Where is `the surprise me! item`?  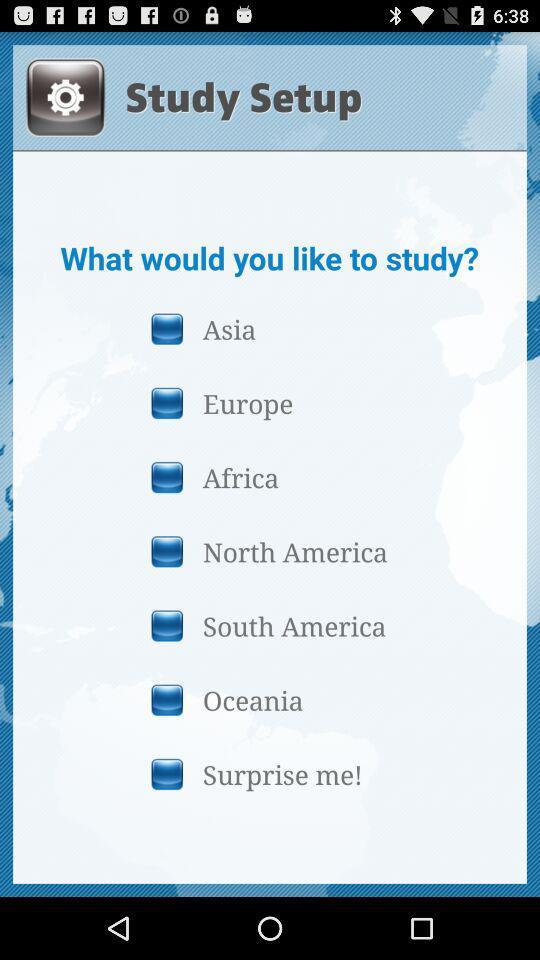
the surprise me! item is located at coordinates (269, 773).